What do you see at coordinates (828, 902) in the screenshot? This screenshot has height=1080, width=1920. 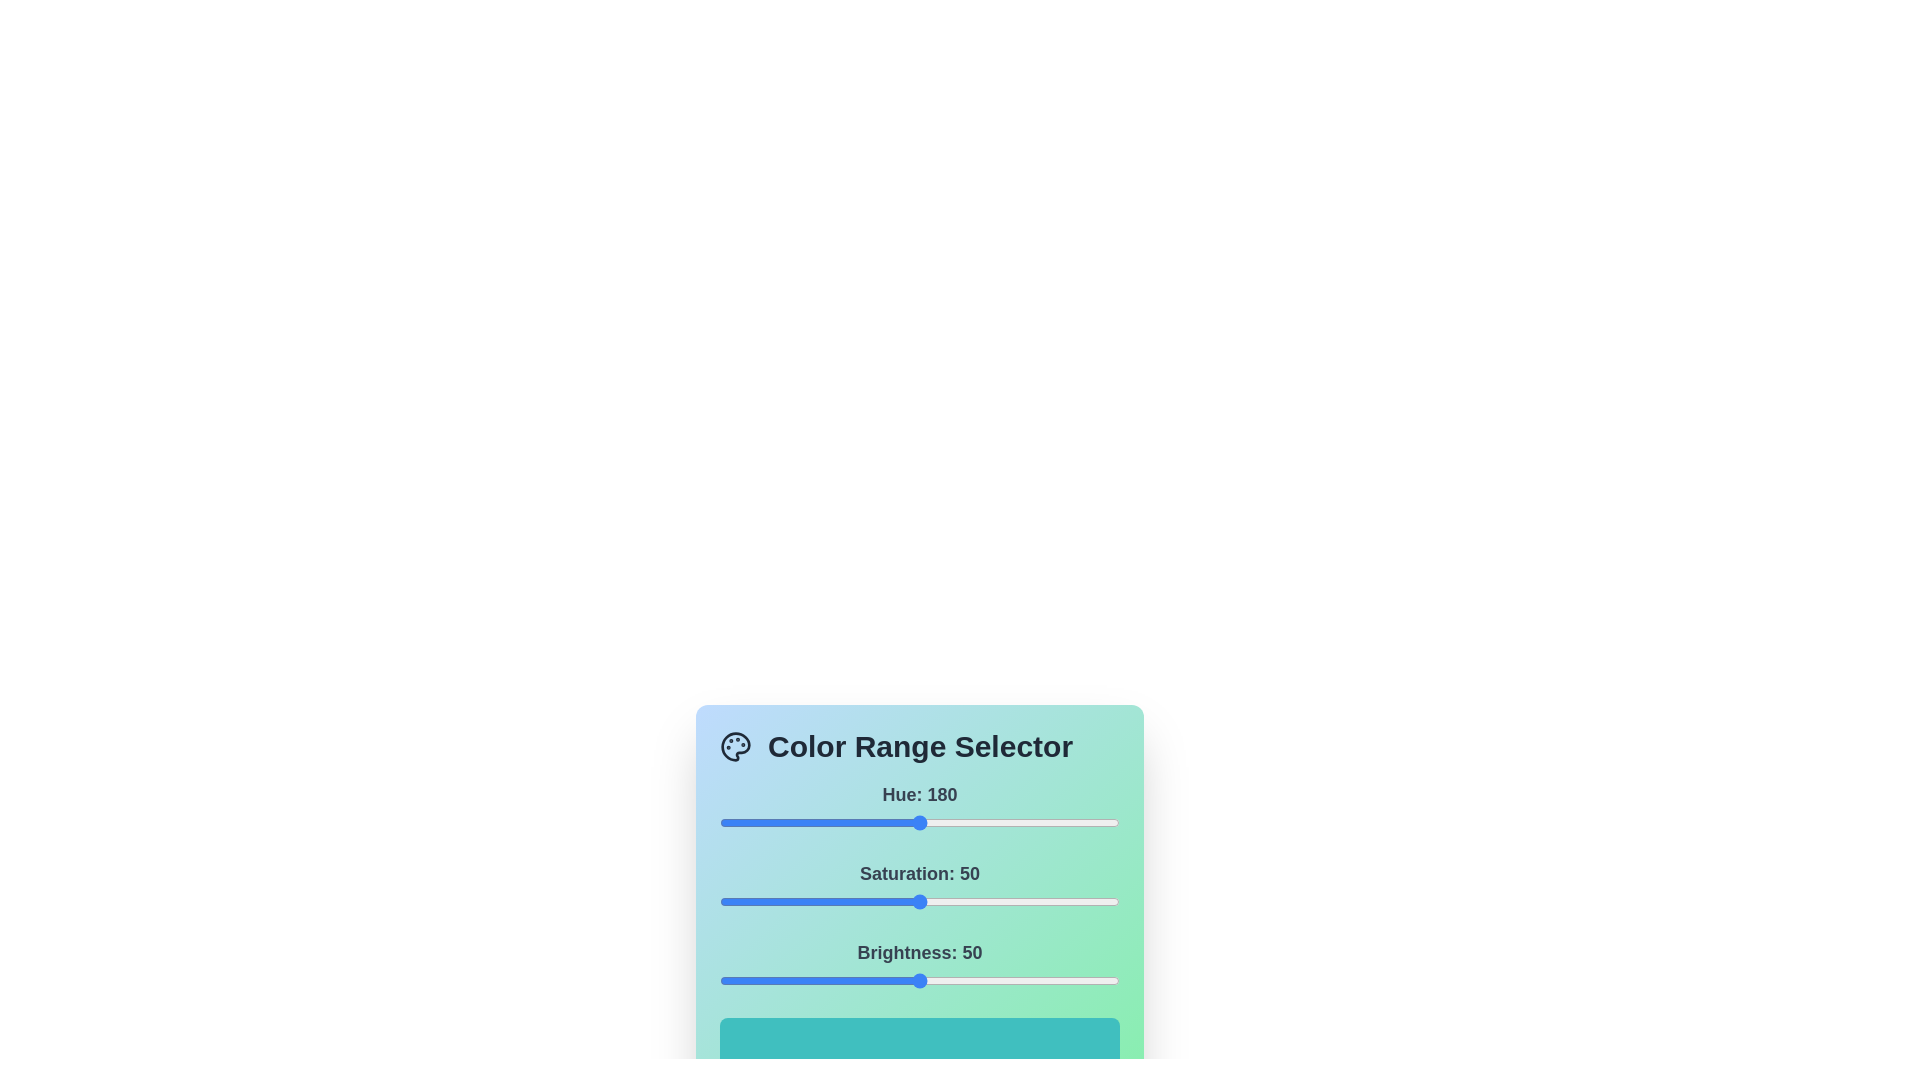 I see `the 1 slider to 27` at bounding box center [828, 902].